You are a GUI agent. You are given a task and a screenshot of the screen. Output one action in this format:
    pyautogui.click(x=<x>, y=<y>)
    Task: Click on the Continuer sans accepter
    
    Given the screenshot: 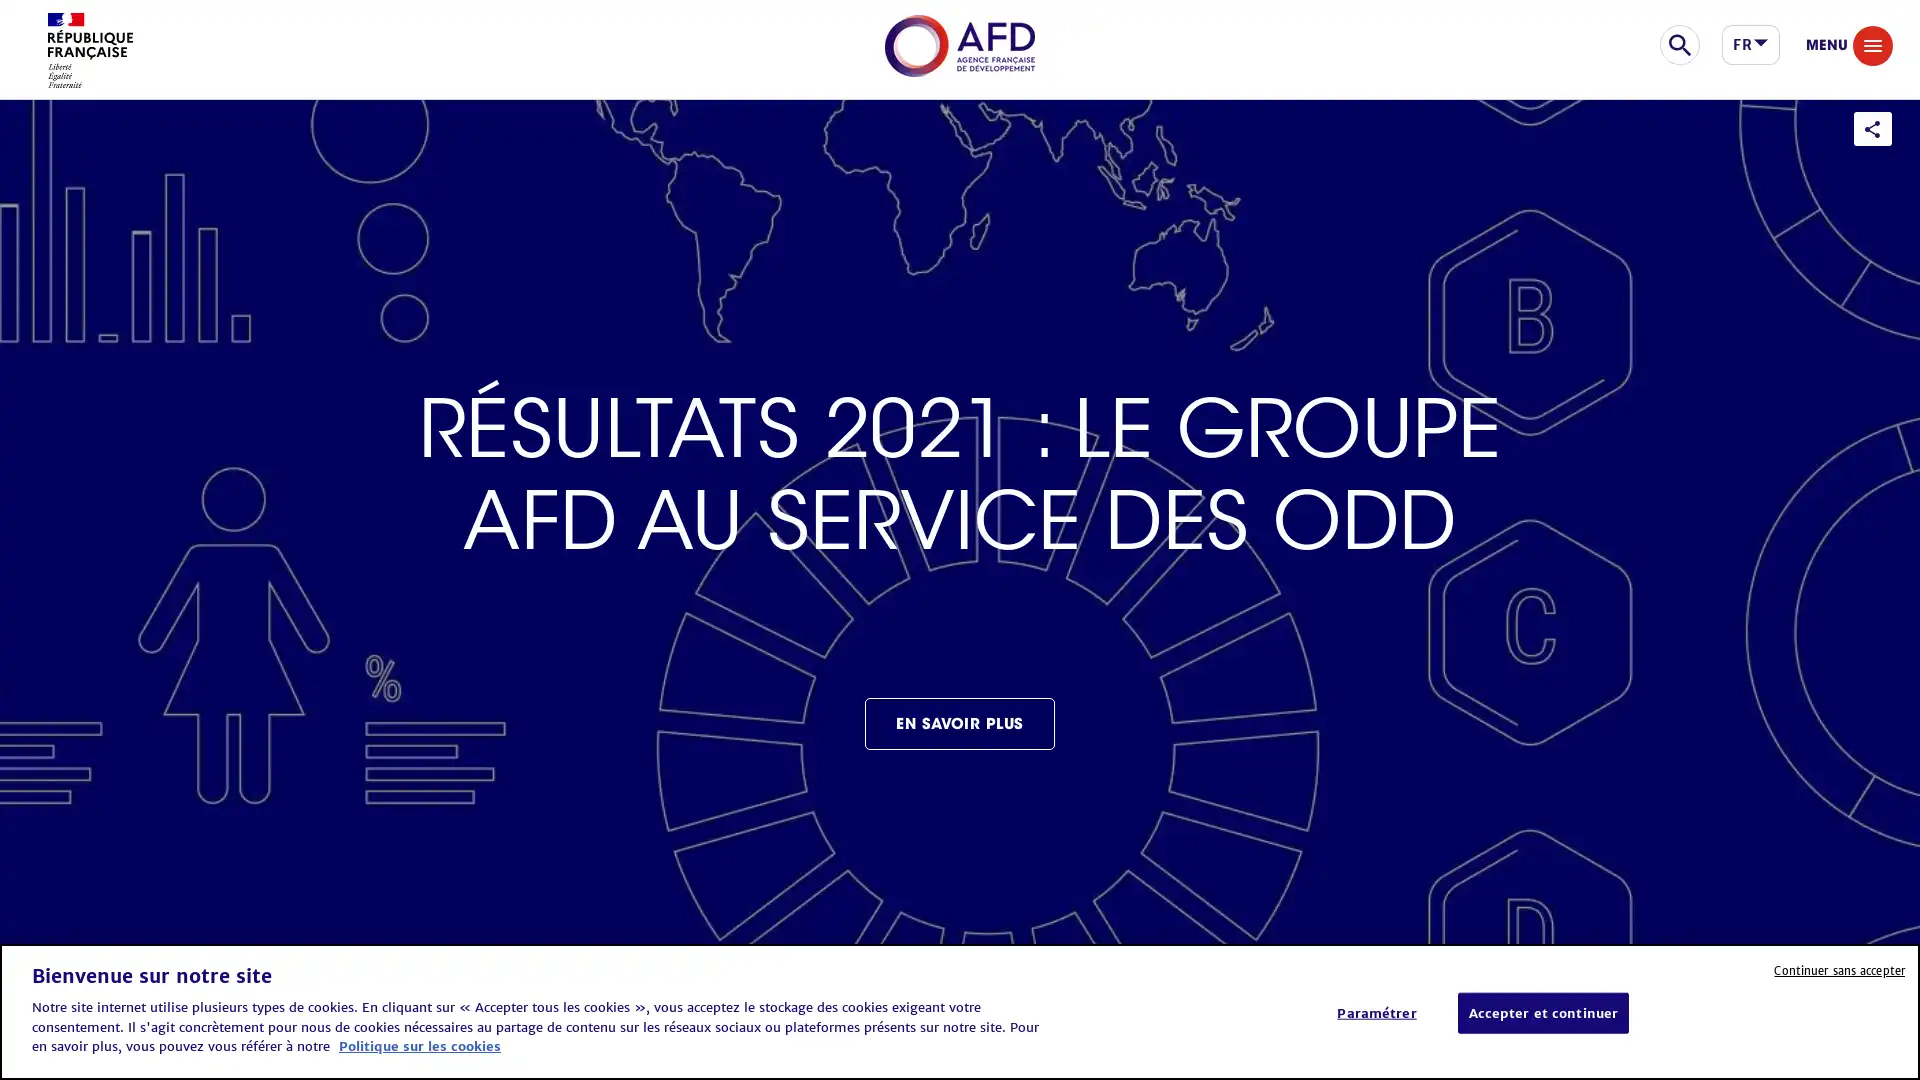 What is the action you would take?
    pyautogui.click(x=1839, y=969)
    